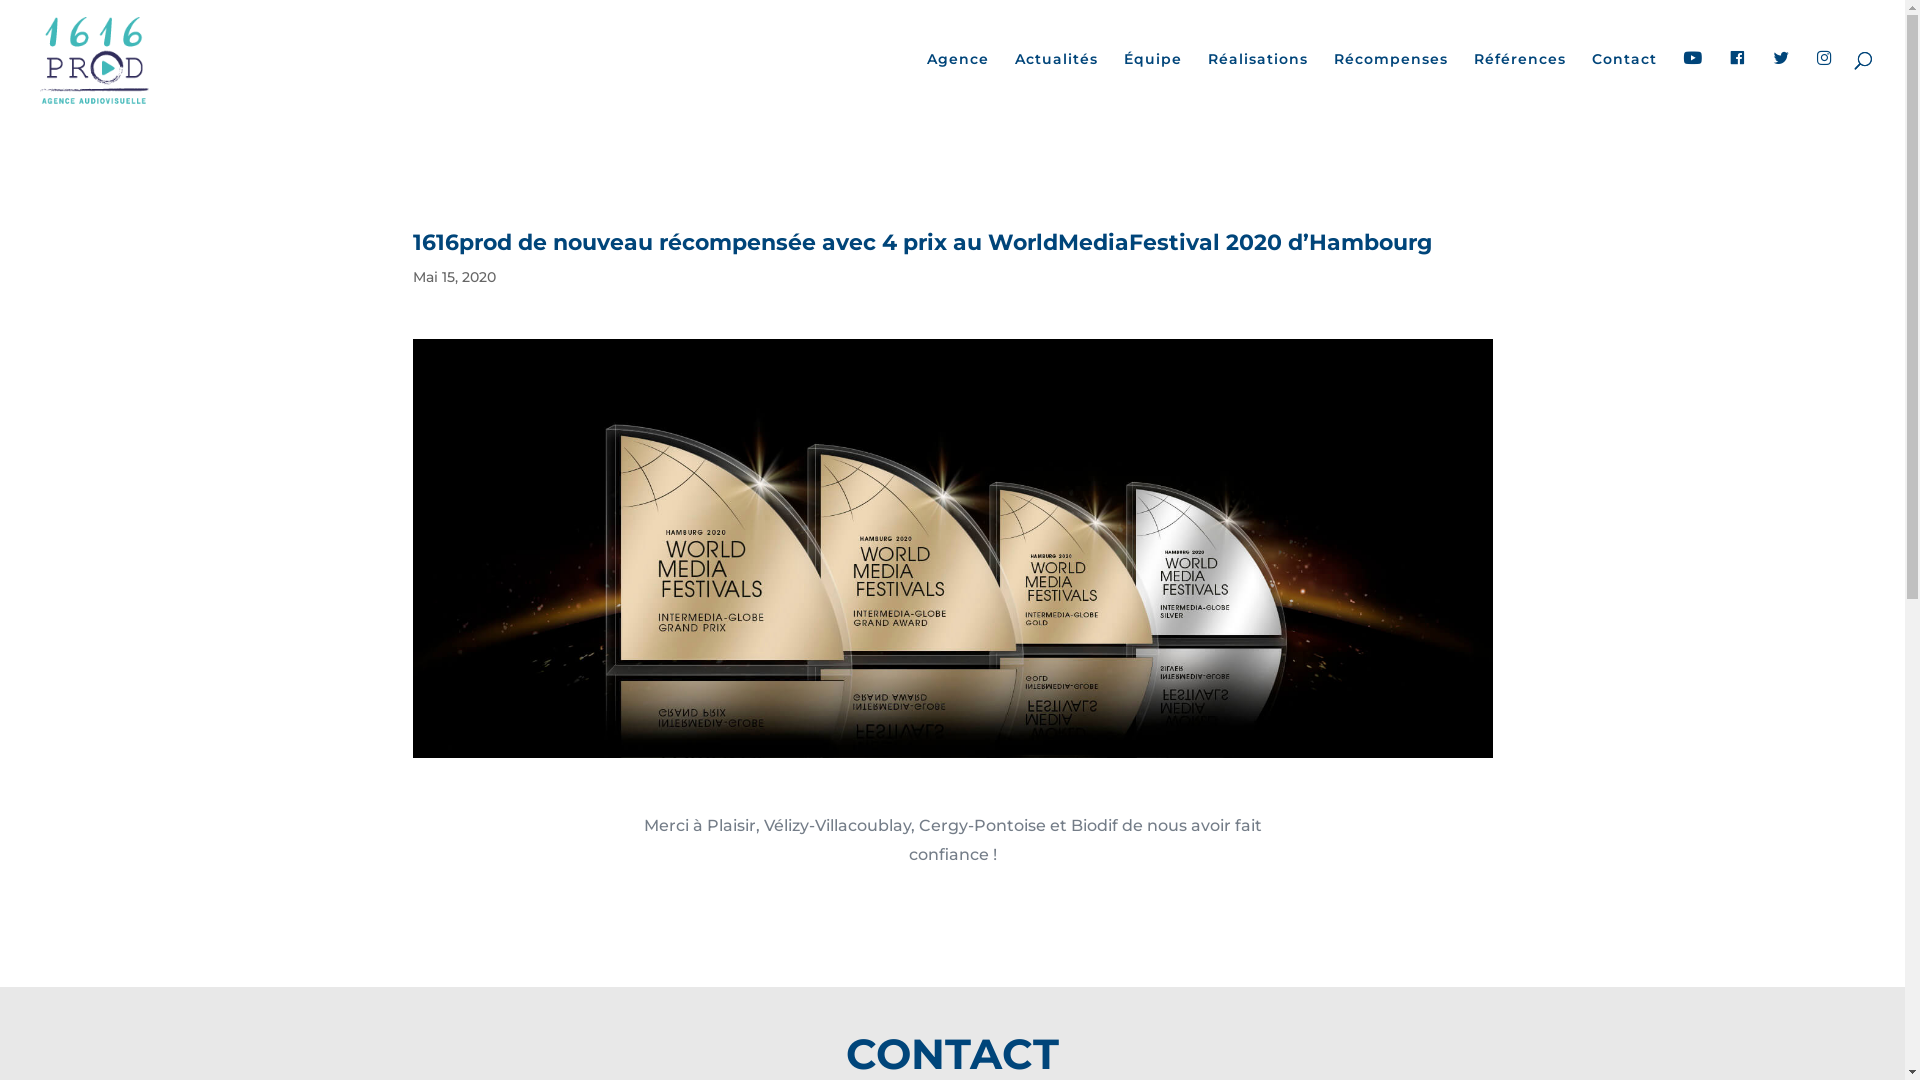  What do you see at coordinates (1692, 84) in the screenshot?
I see `'Youtube'` at bounding box center [1692, 84].